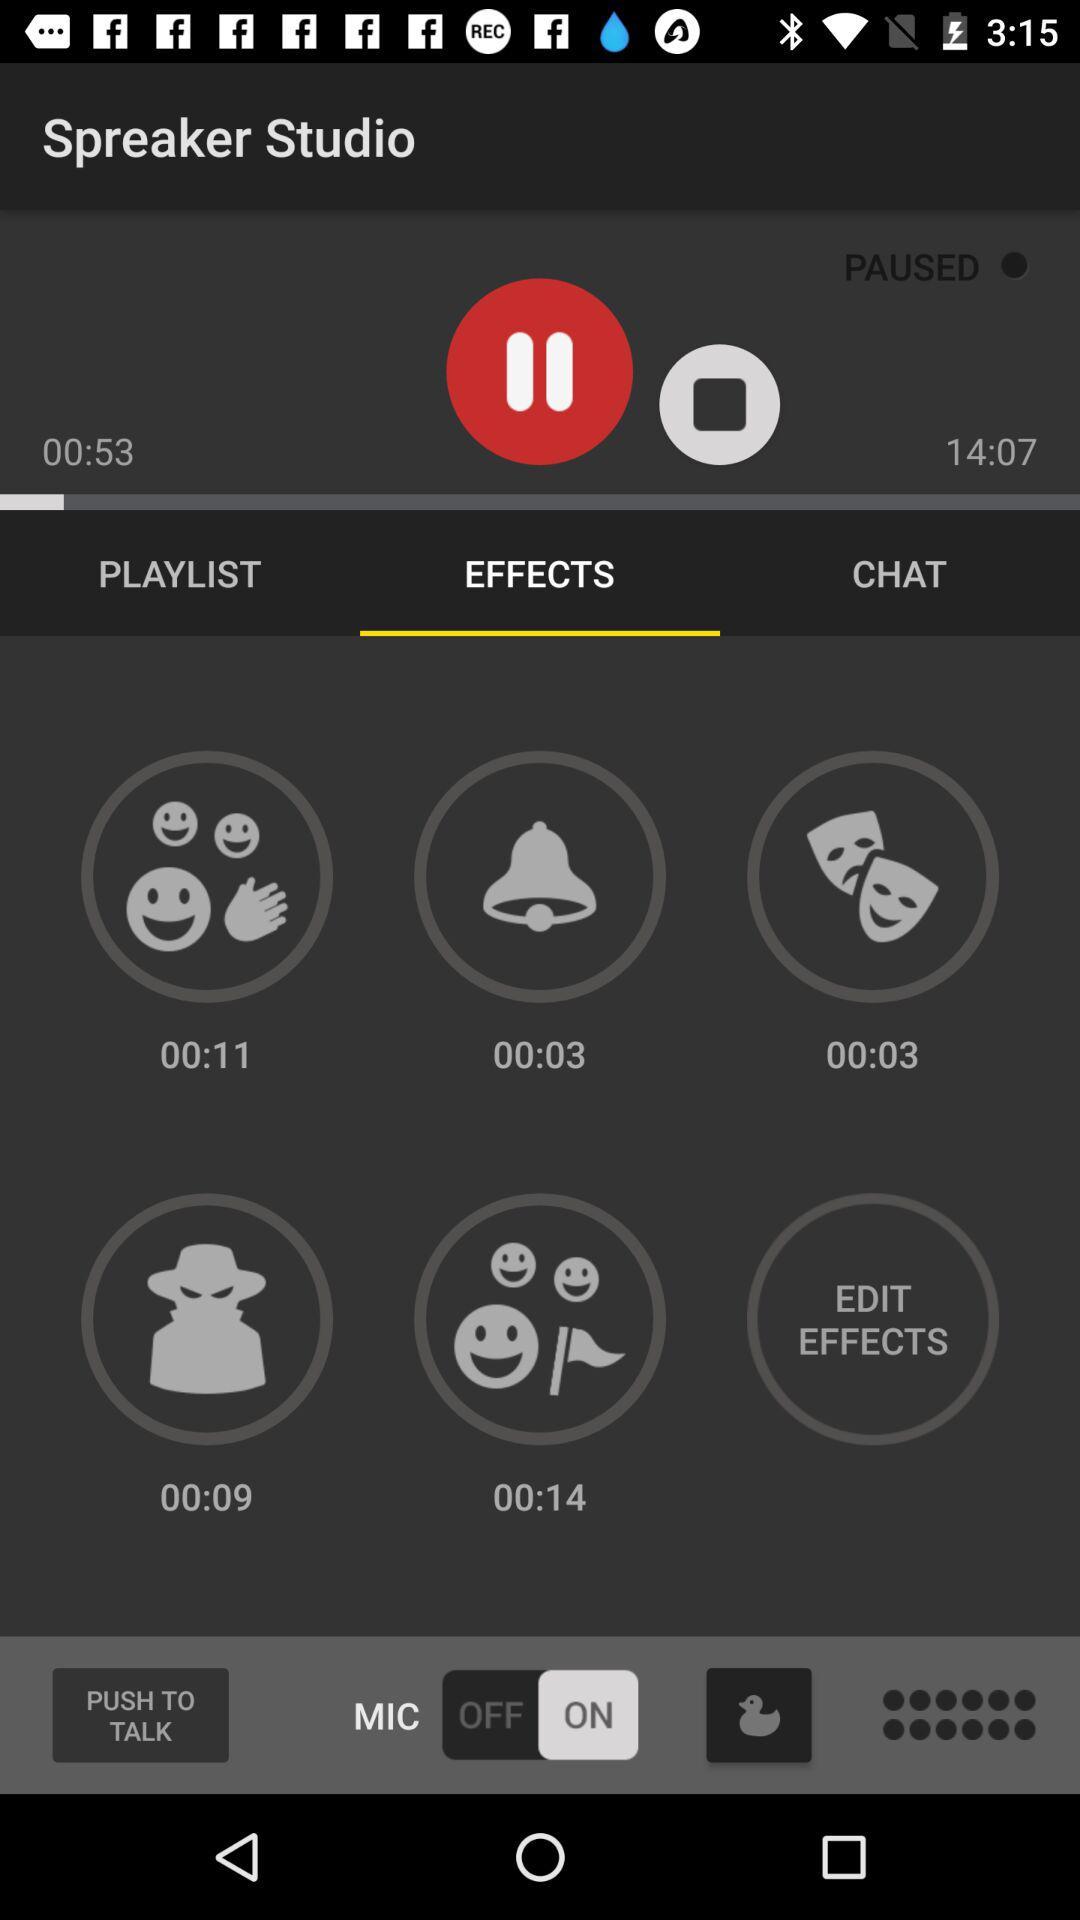 The width and height of the screenshot is (1080, 1920). Describe the element at coordinates (759, 1714) in the screenshot. I see `the cart icon` at that location.